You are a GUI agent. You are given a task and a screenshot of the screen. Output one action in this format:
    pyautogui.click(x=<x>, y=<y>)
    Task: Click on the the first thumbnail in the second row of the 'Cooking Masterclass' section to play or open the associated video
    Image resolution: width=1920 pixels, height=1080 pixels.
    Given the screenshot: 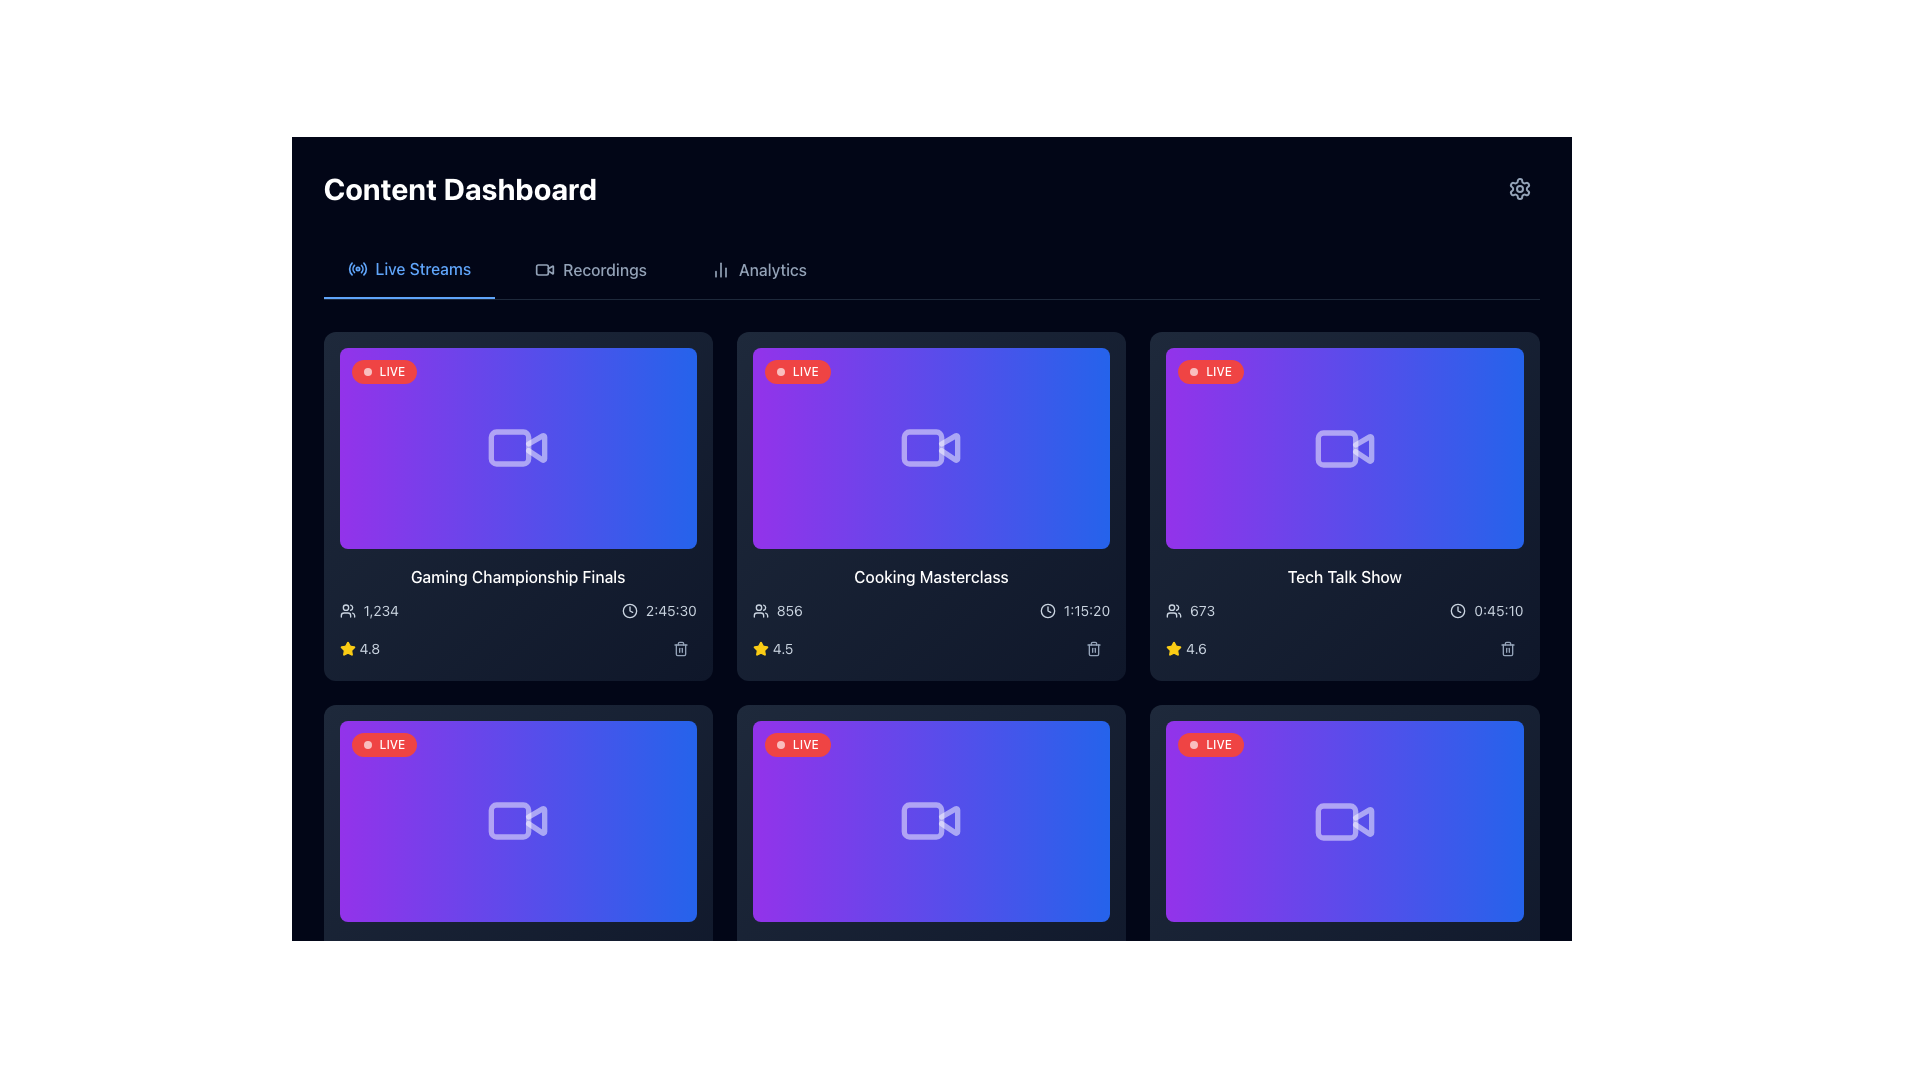 What is the action you would take?
    pyautogui.click(x=930, y=447)
    